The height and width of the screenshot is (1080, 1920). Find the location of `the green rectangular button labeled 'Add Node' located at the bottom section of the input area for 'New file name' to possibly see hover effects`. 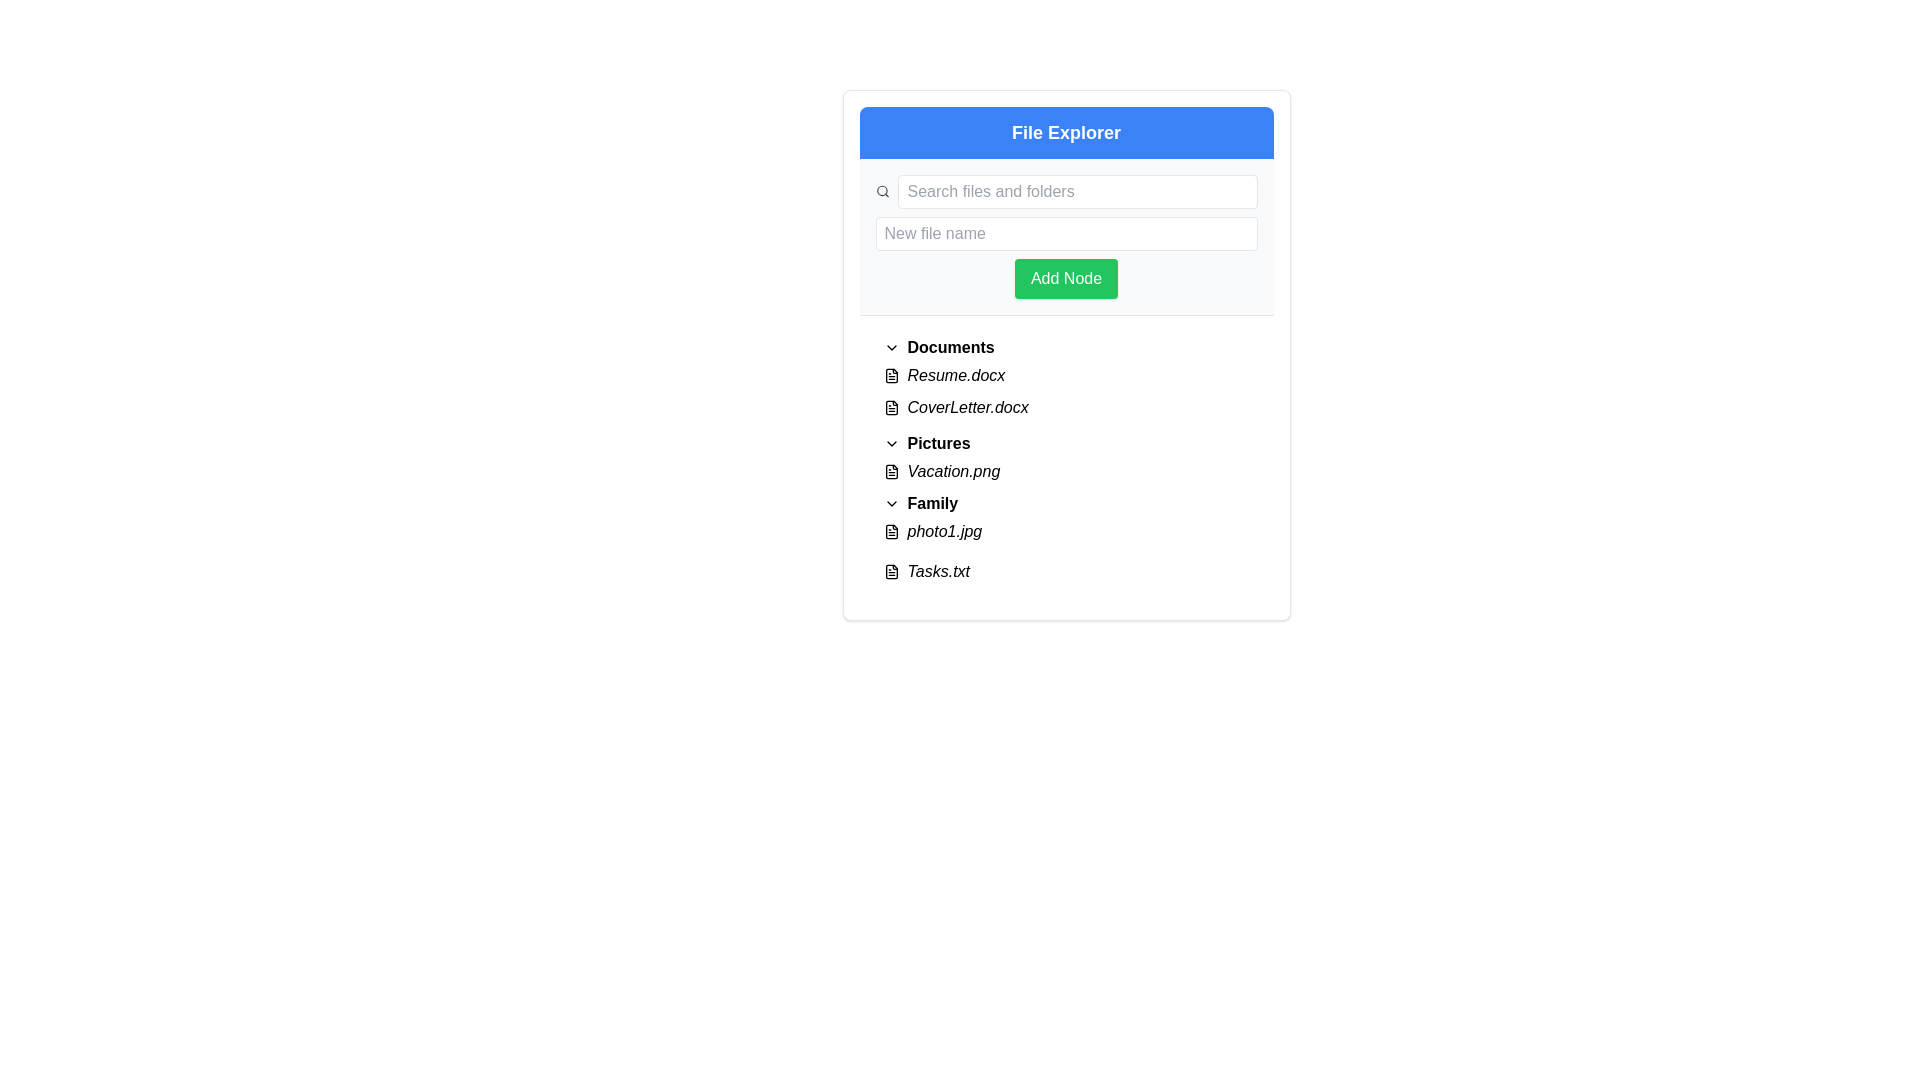

the green rectangular button labeled 'Add Node' located at the bottom section of the input area for 'New file name' to possibly see hover effects is located at coordinates (1065, 257).